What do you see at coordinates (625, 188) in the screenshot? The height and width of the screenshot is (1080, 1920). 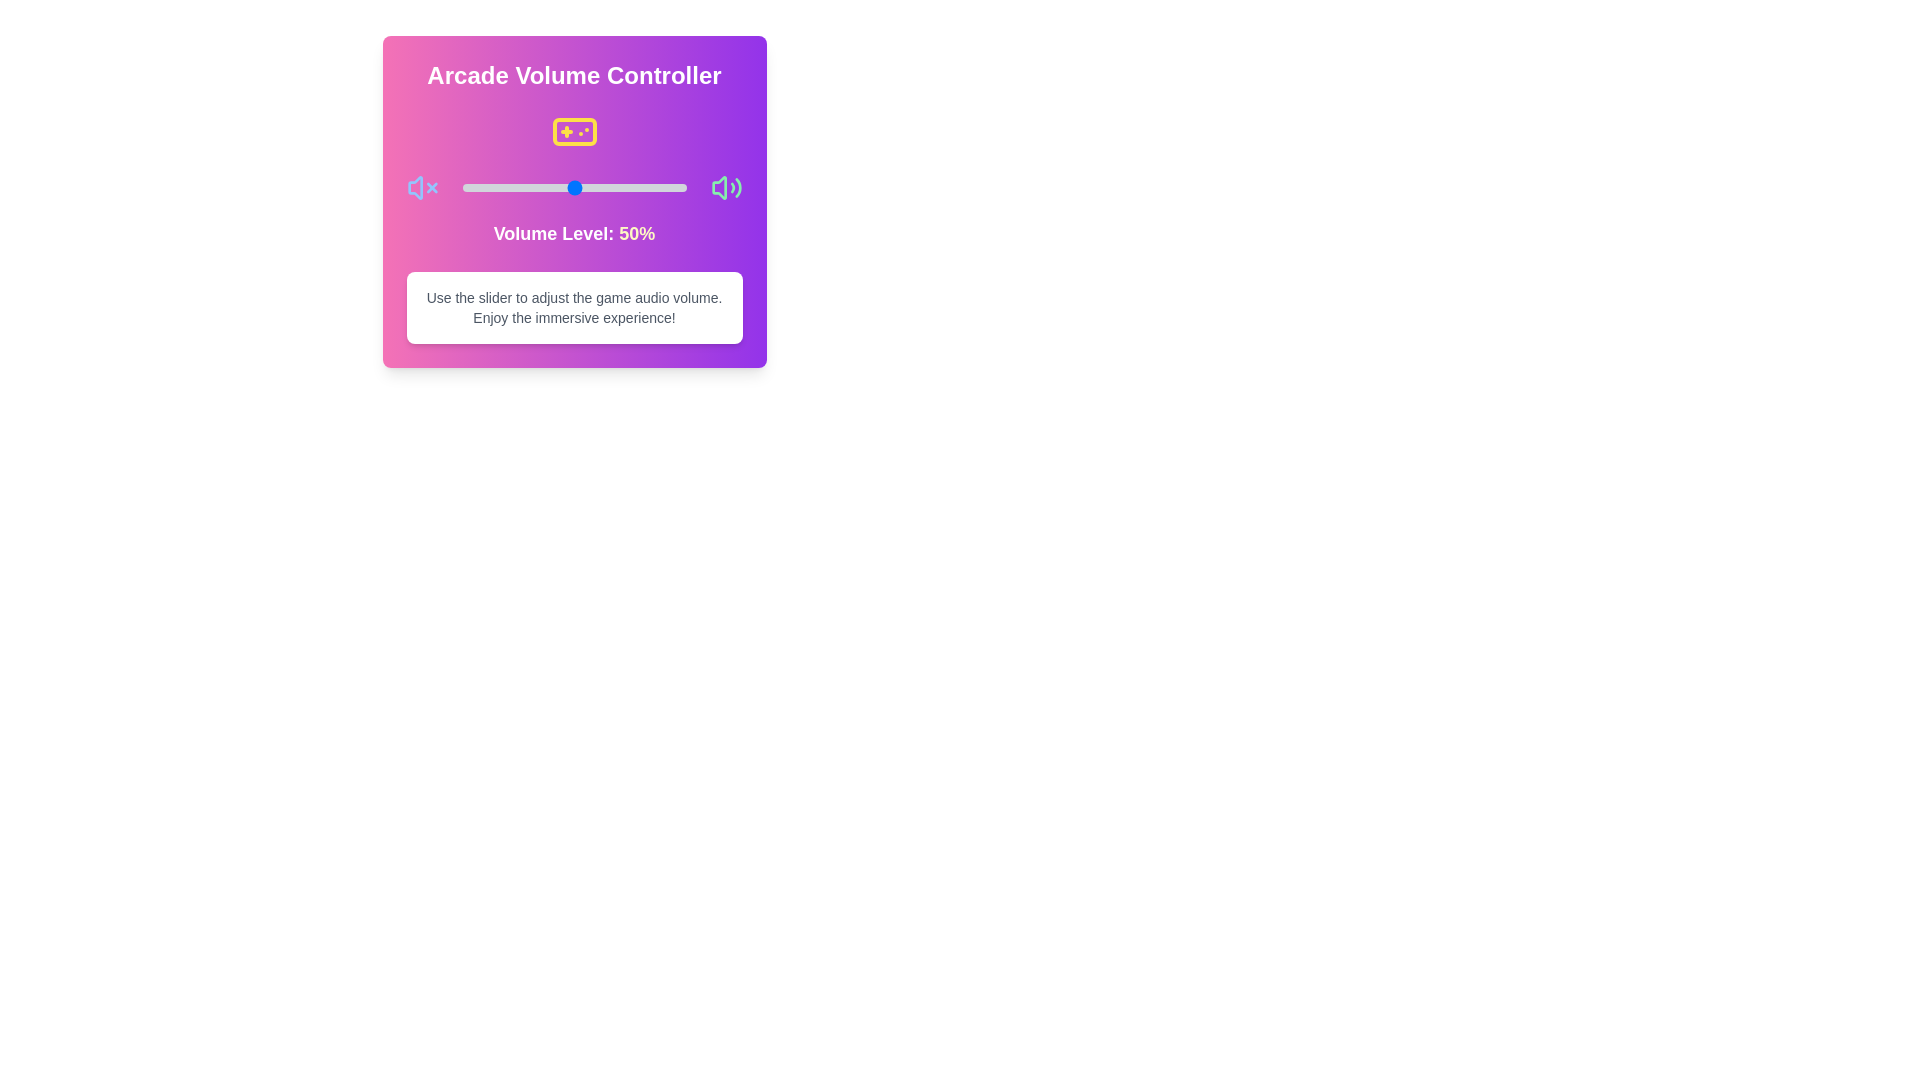 I see `the volume to 73% by dragging the slider` at bounding box center [625, 188].